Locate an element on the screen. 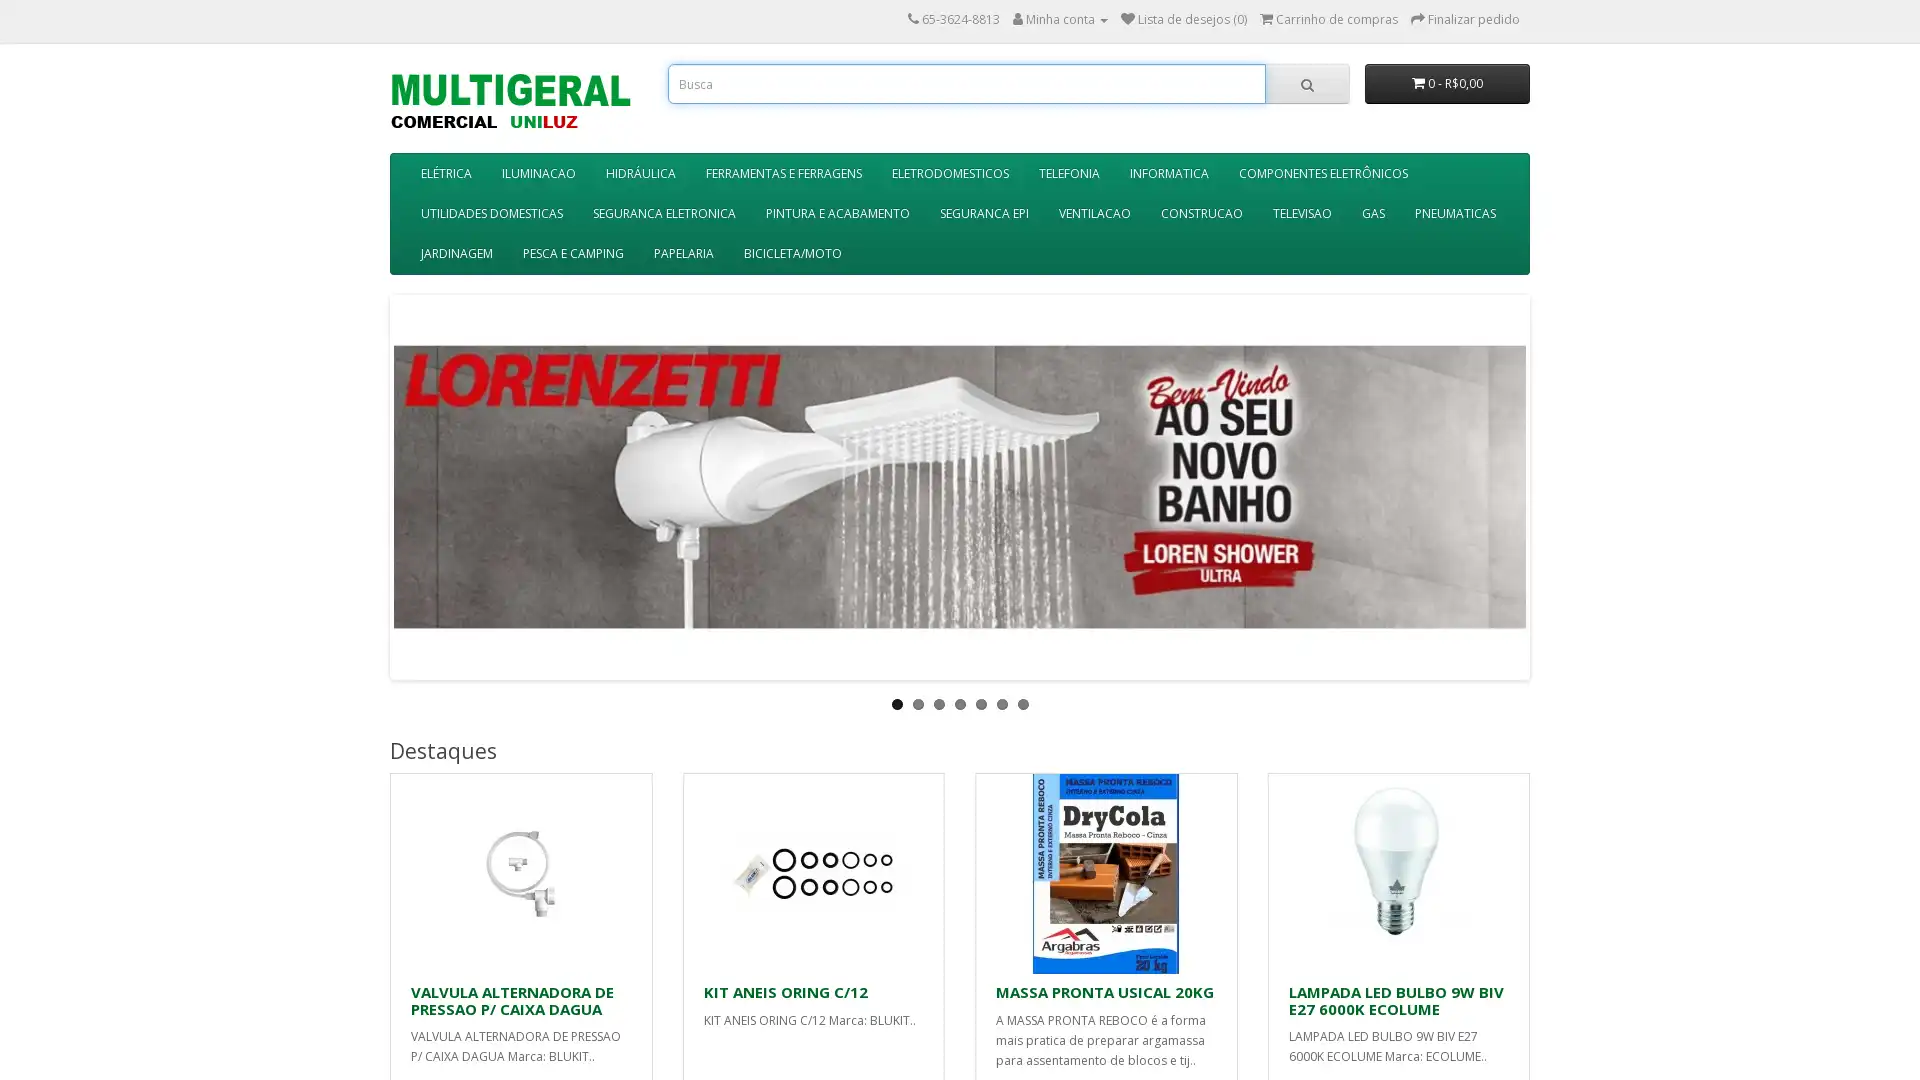 The image size is (1920, 1080). 0 - R$0,00 is located at coordinates (1447, 83).